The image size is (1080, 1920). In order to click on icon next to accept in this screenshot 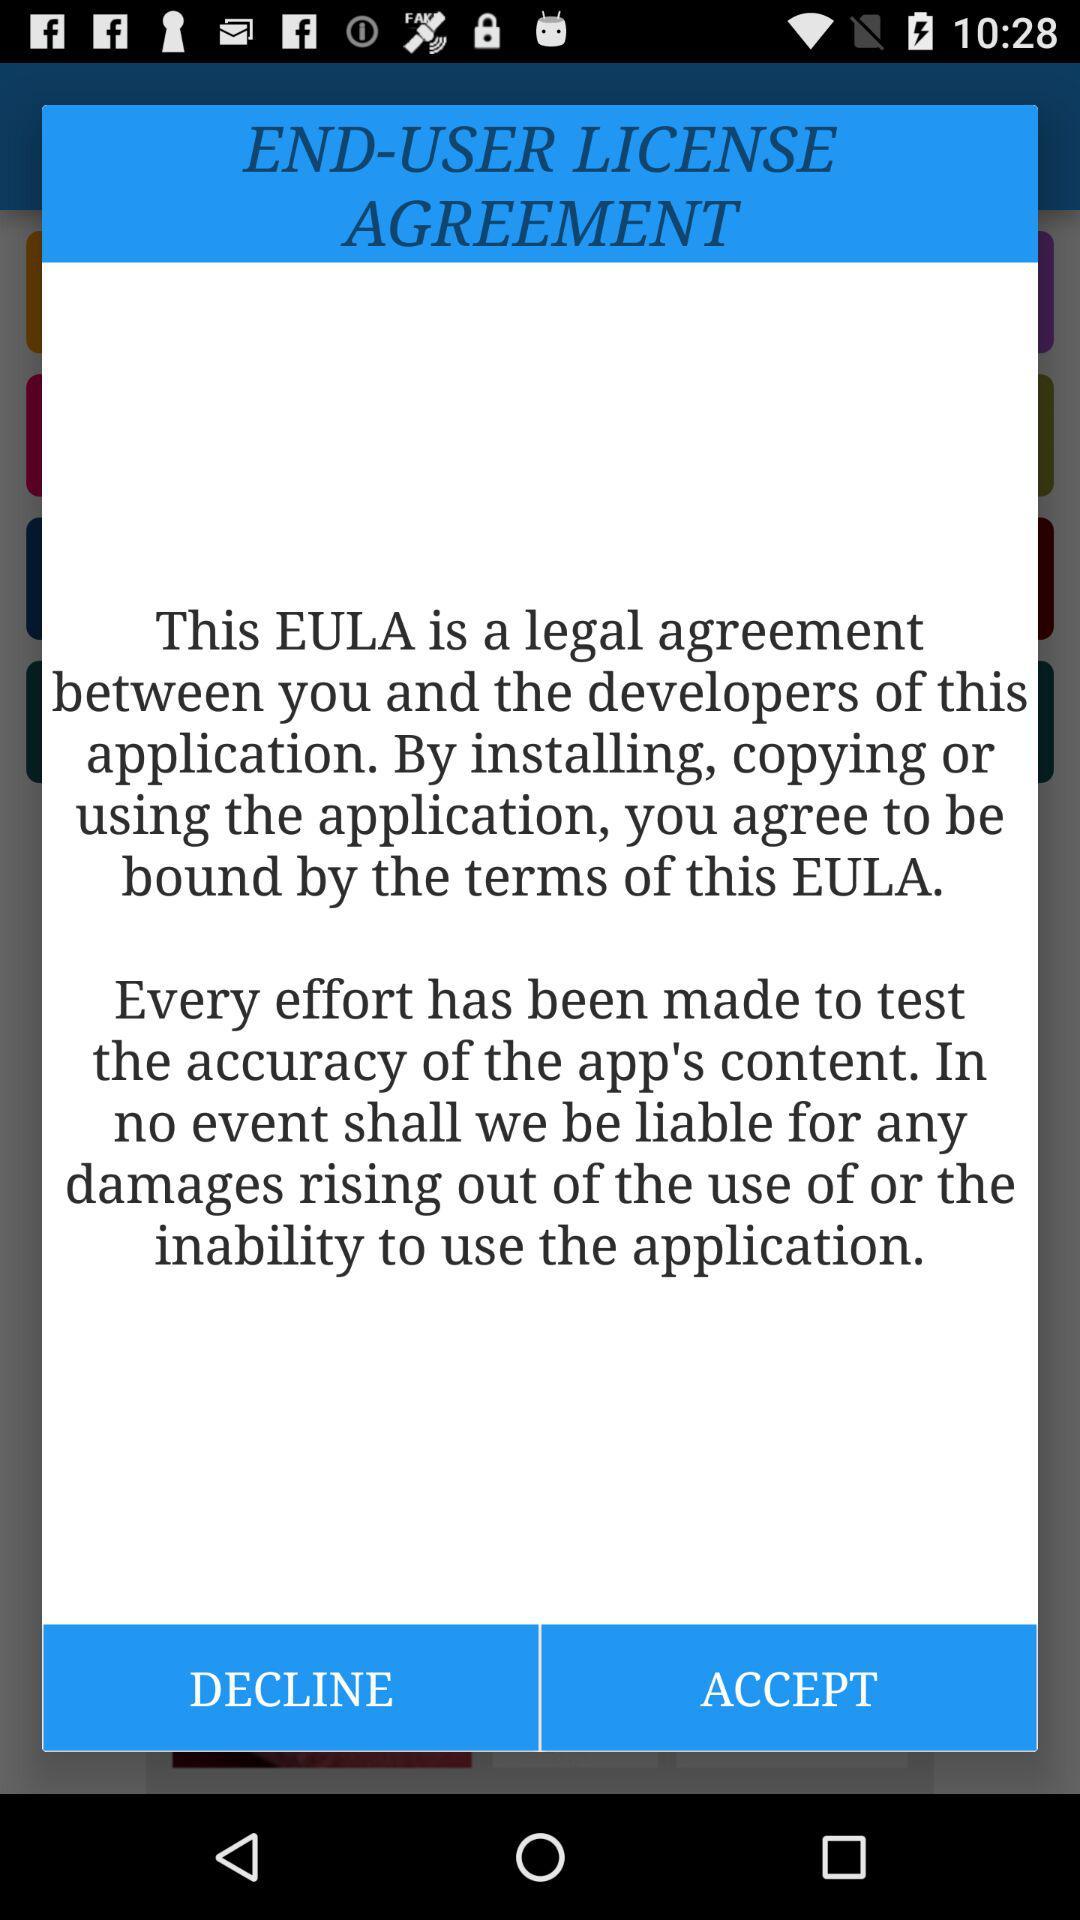, I will do `click(290, 1686)`.